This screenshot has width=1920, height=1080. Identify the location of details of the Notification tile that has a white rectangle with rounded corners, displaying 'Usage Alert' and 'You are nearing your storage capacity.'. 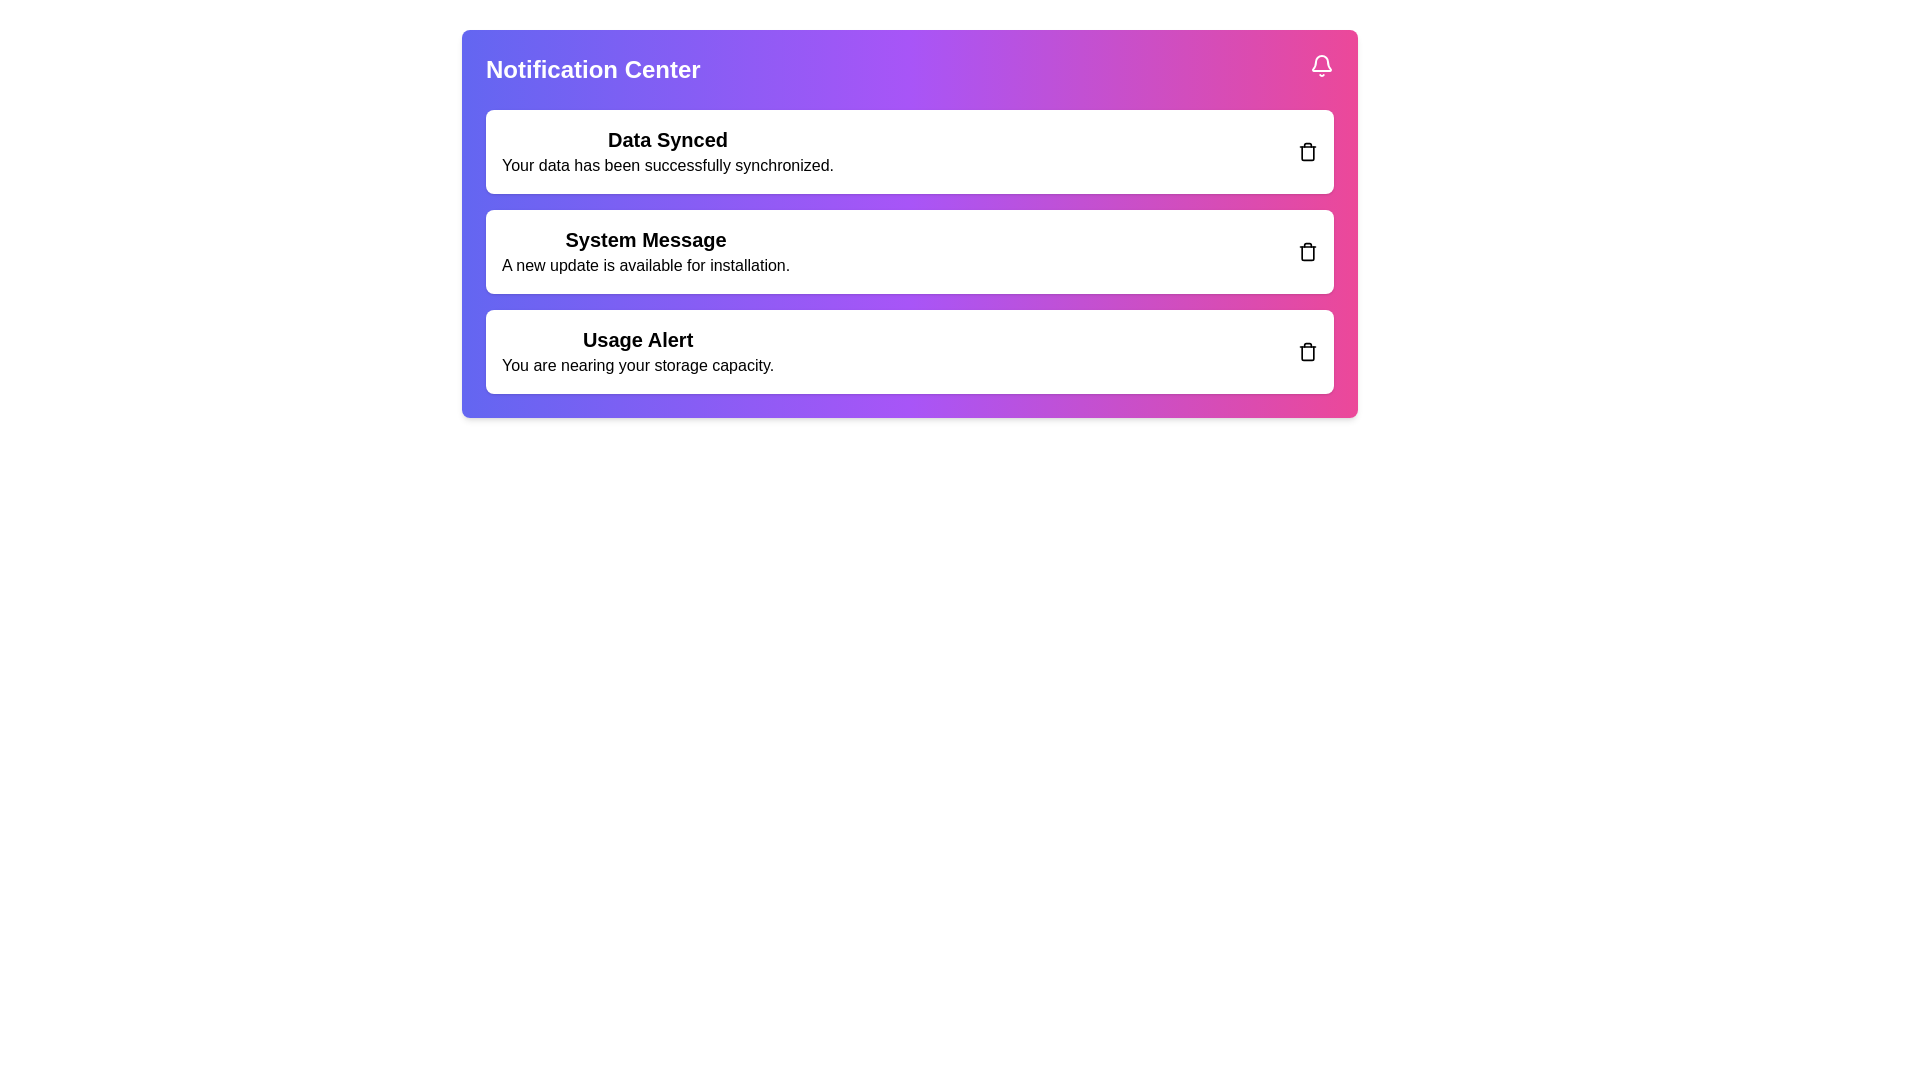
(909, 350).